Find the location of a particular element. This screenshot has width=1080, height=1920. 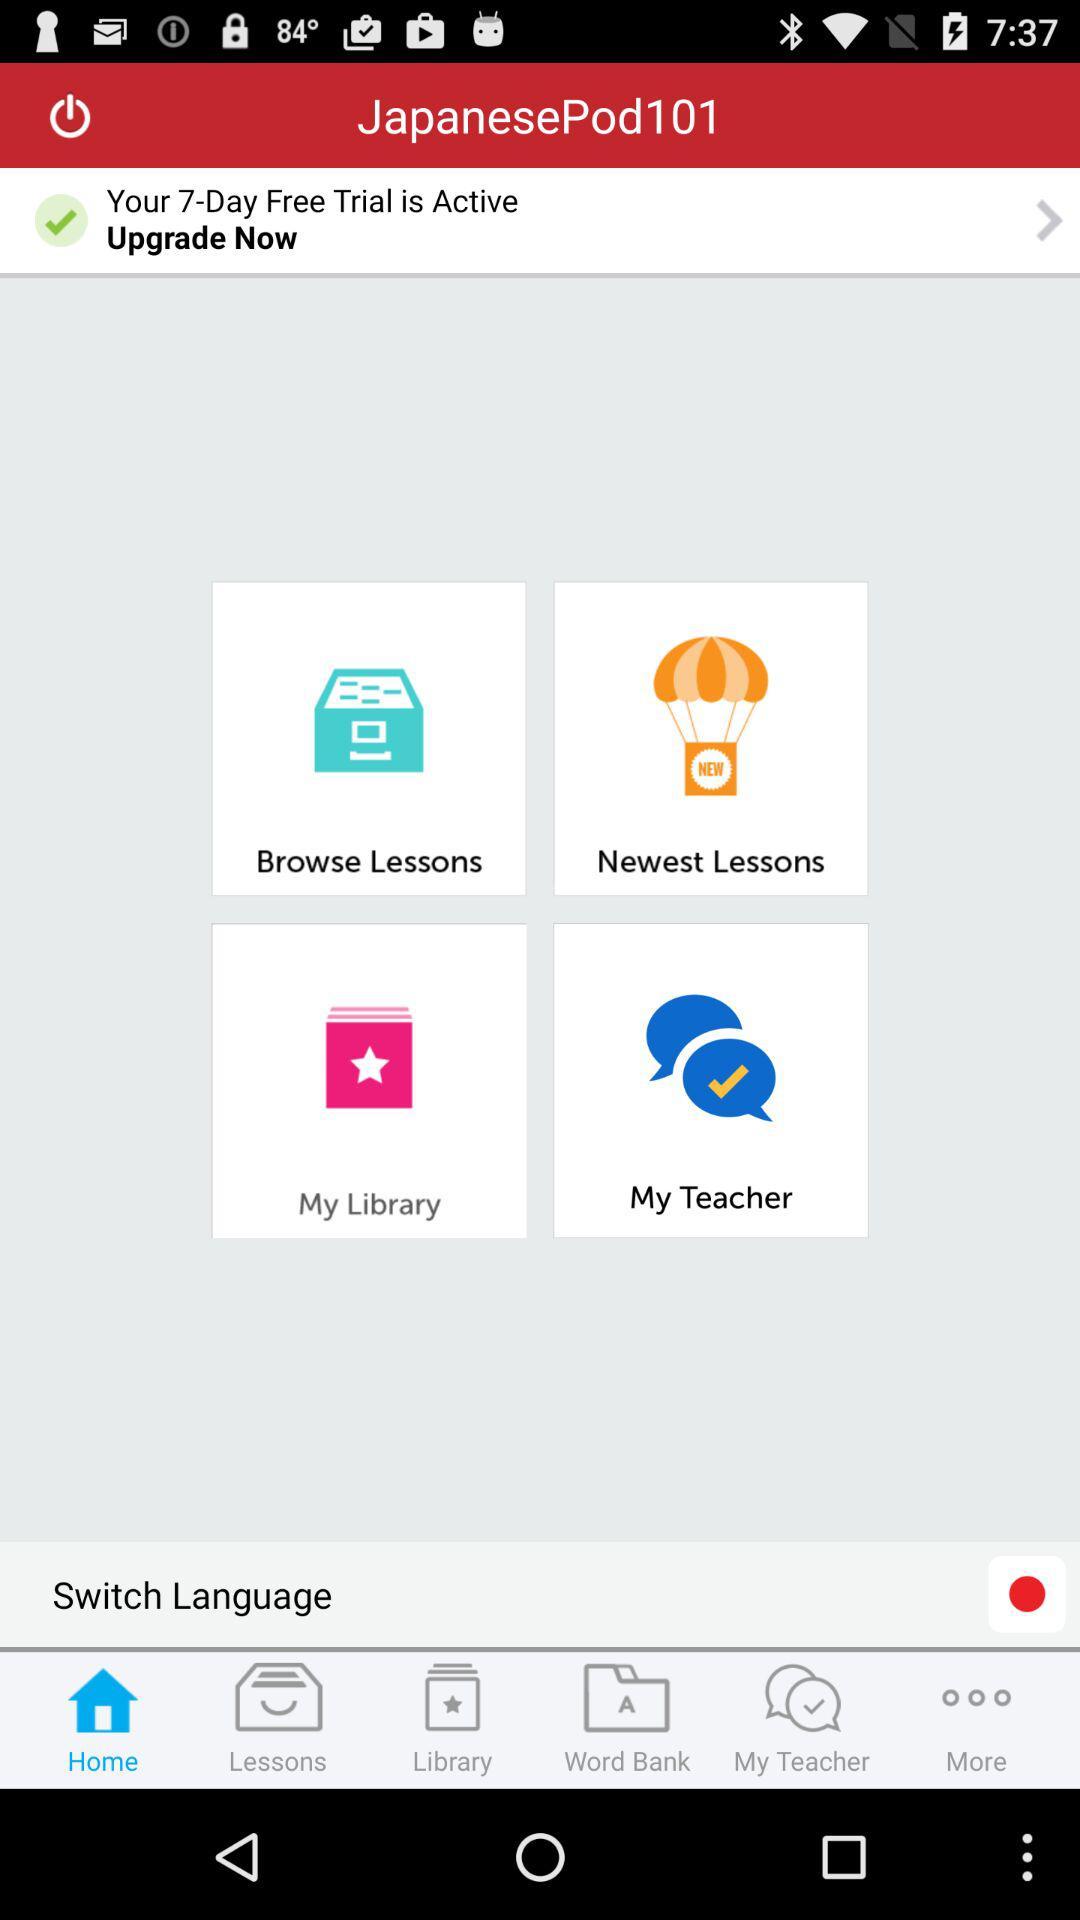

the icon to the left of the japanesepod101 is located at coordinates (69, 114).